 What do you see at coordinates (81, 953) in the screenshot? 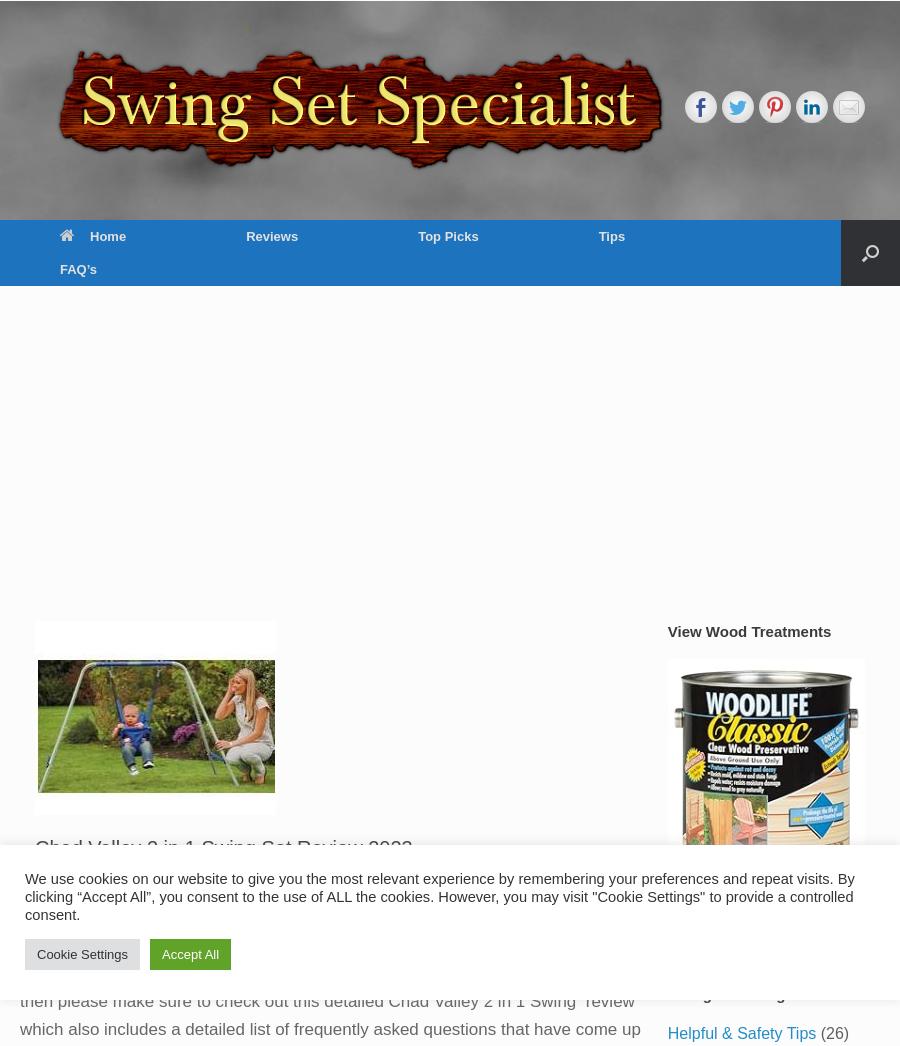
I see `'Cookie Settings'` at bounding box center [81, 953].